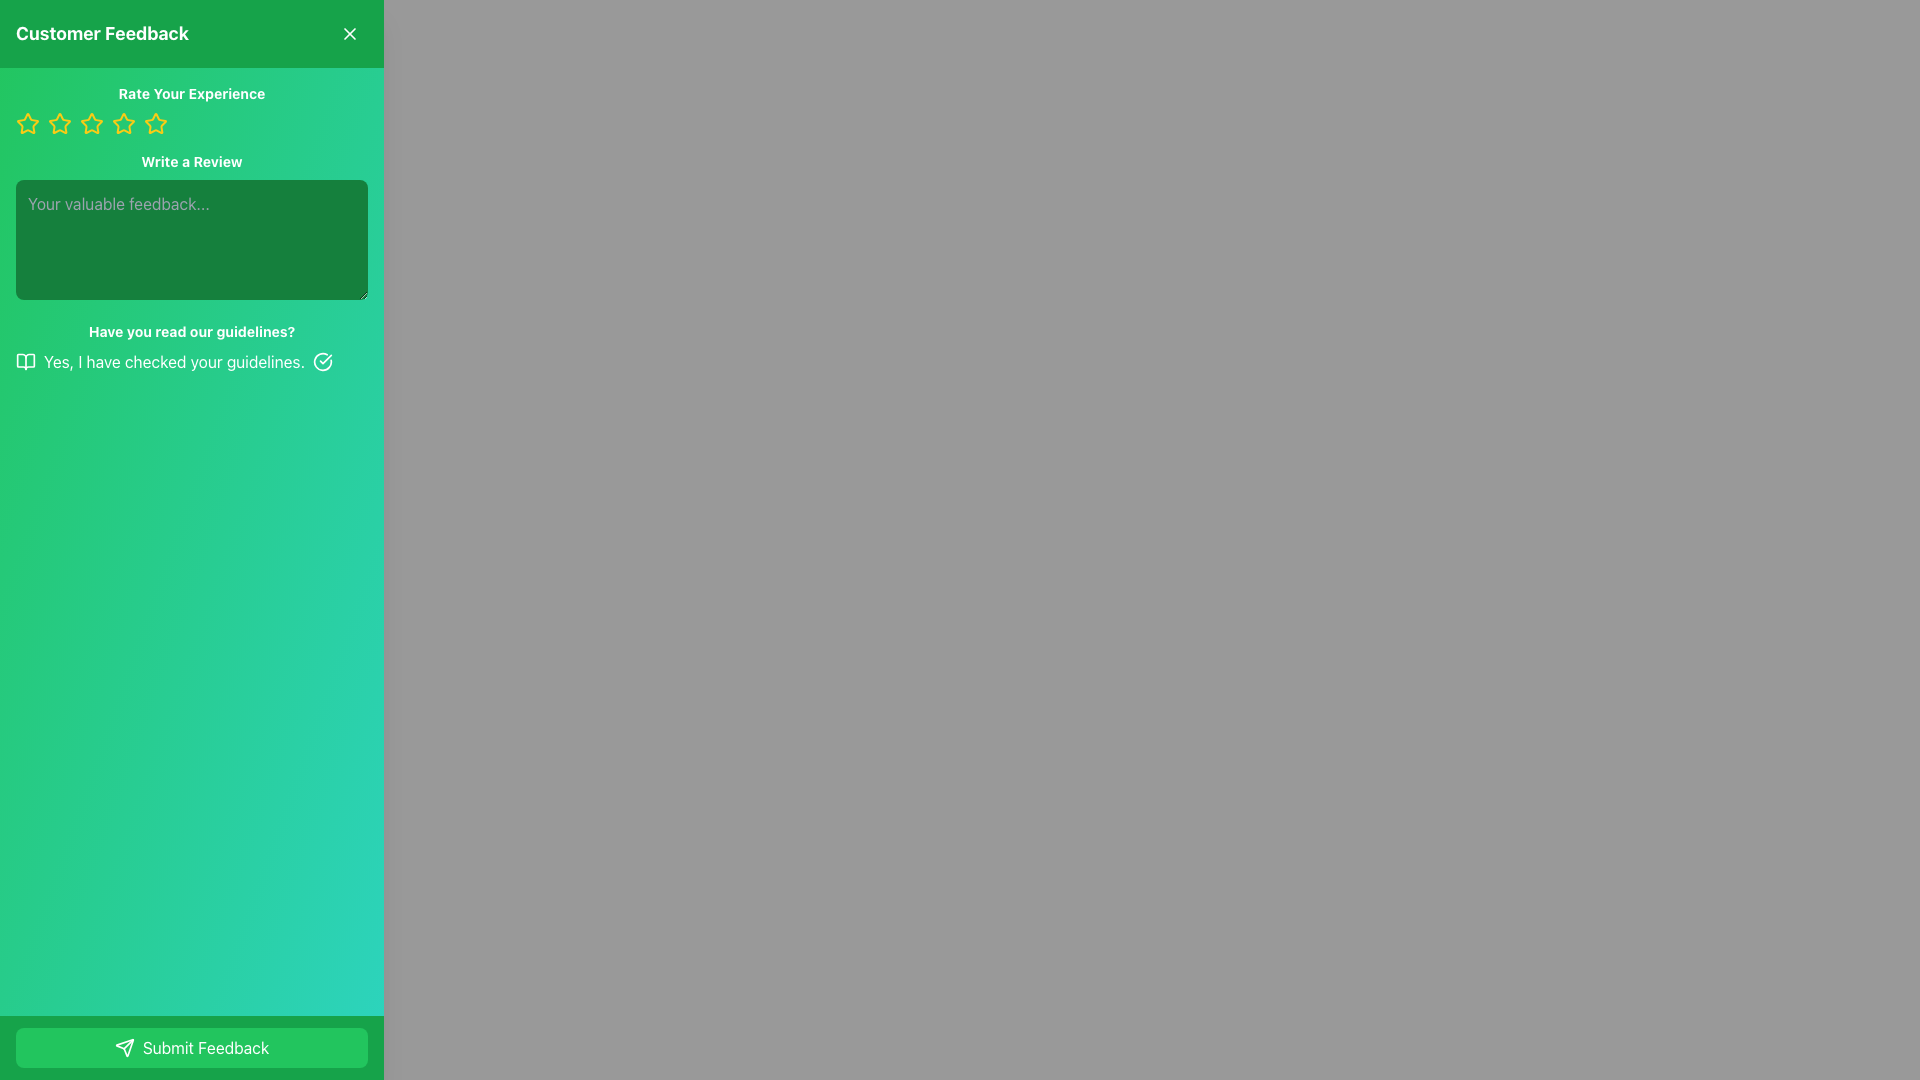  What do you see at coordinates (322, 362) in the screenshot?
I see `the checkmark icon within the checkbox component located to the right of the label text 'Yes, I have checked your guidelines.'` at bounding box center [322, 362].